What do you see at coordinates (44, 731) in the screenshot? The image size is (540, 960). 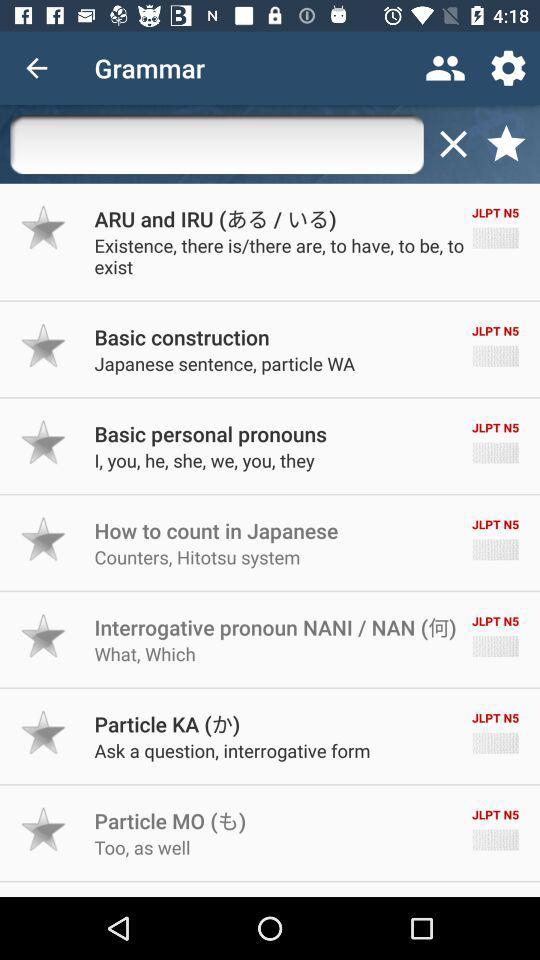 I see `mark as favorite` at bounding box center [44, 731].